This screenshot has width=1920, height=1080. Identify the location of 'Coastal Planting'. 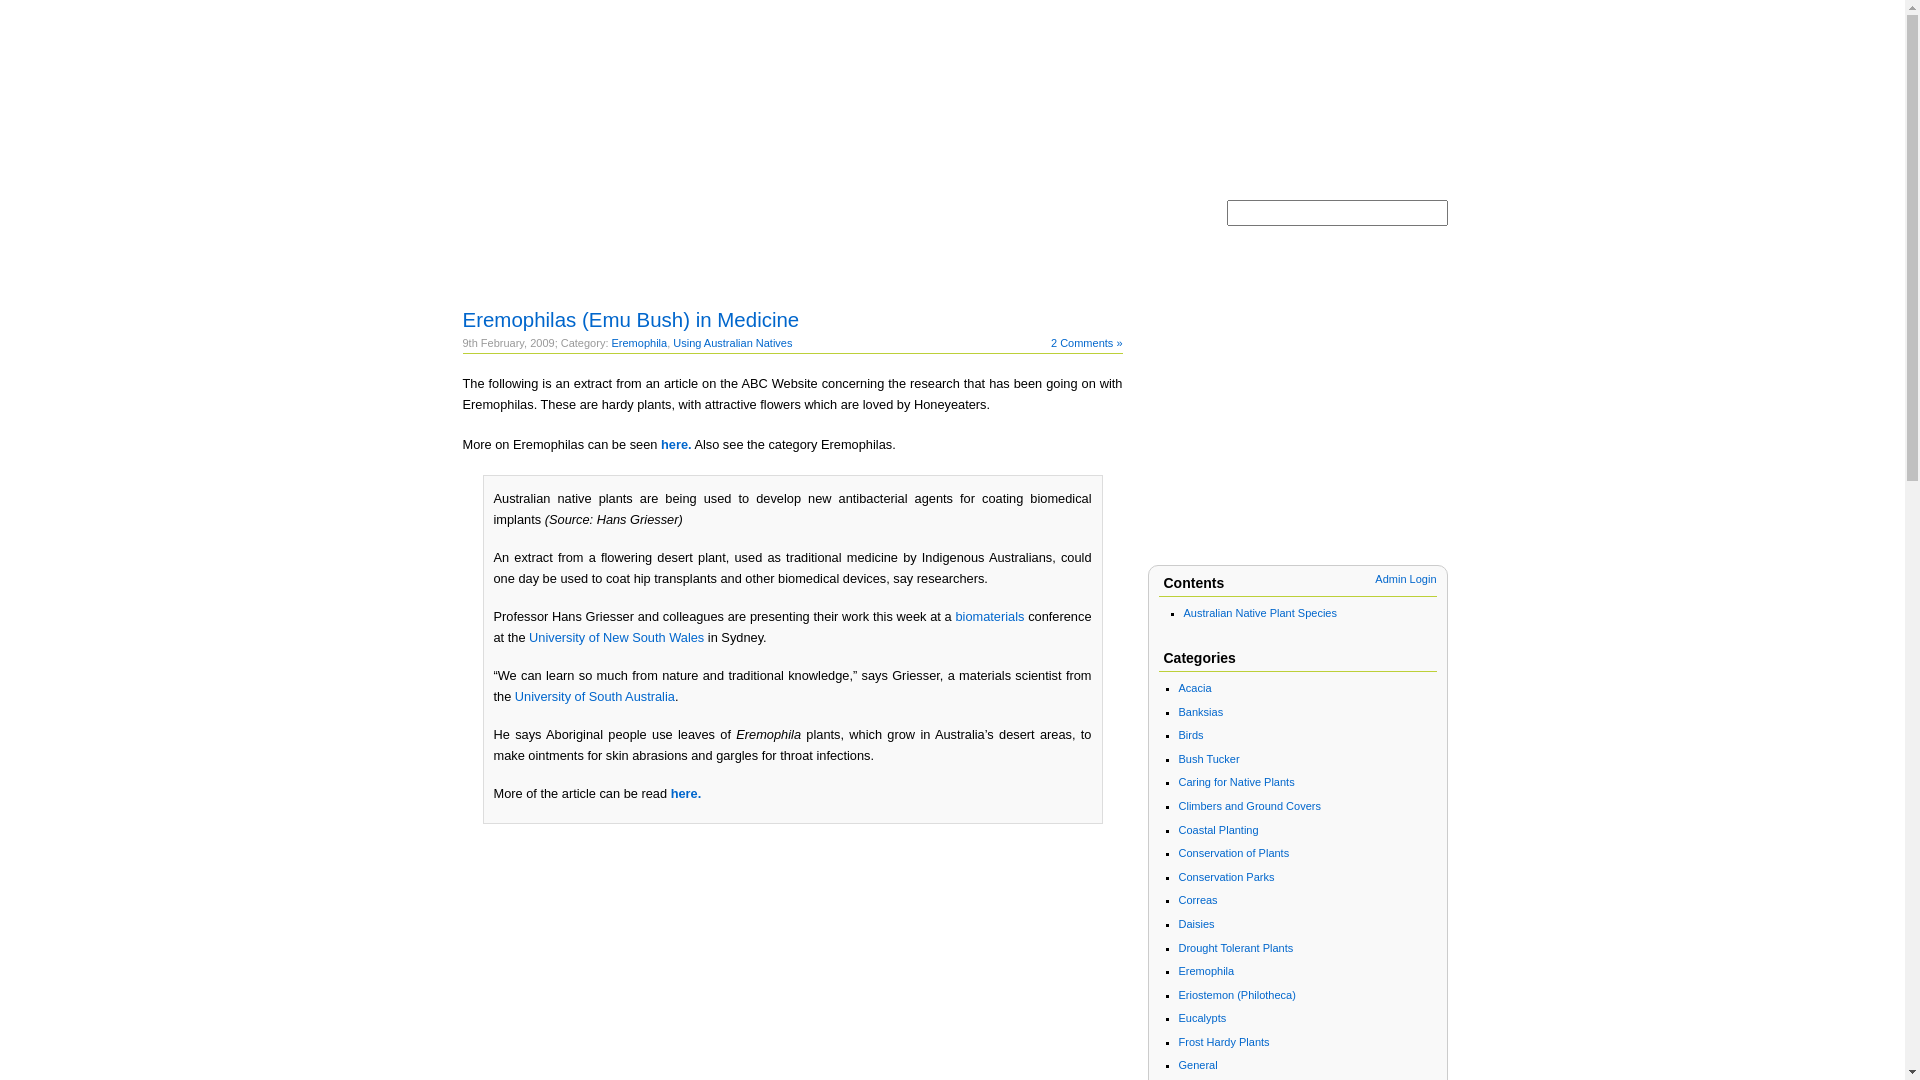
(1217, 829).